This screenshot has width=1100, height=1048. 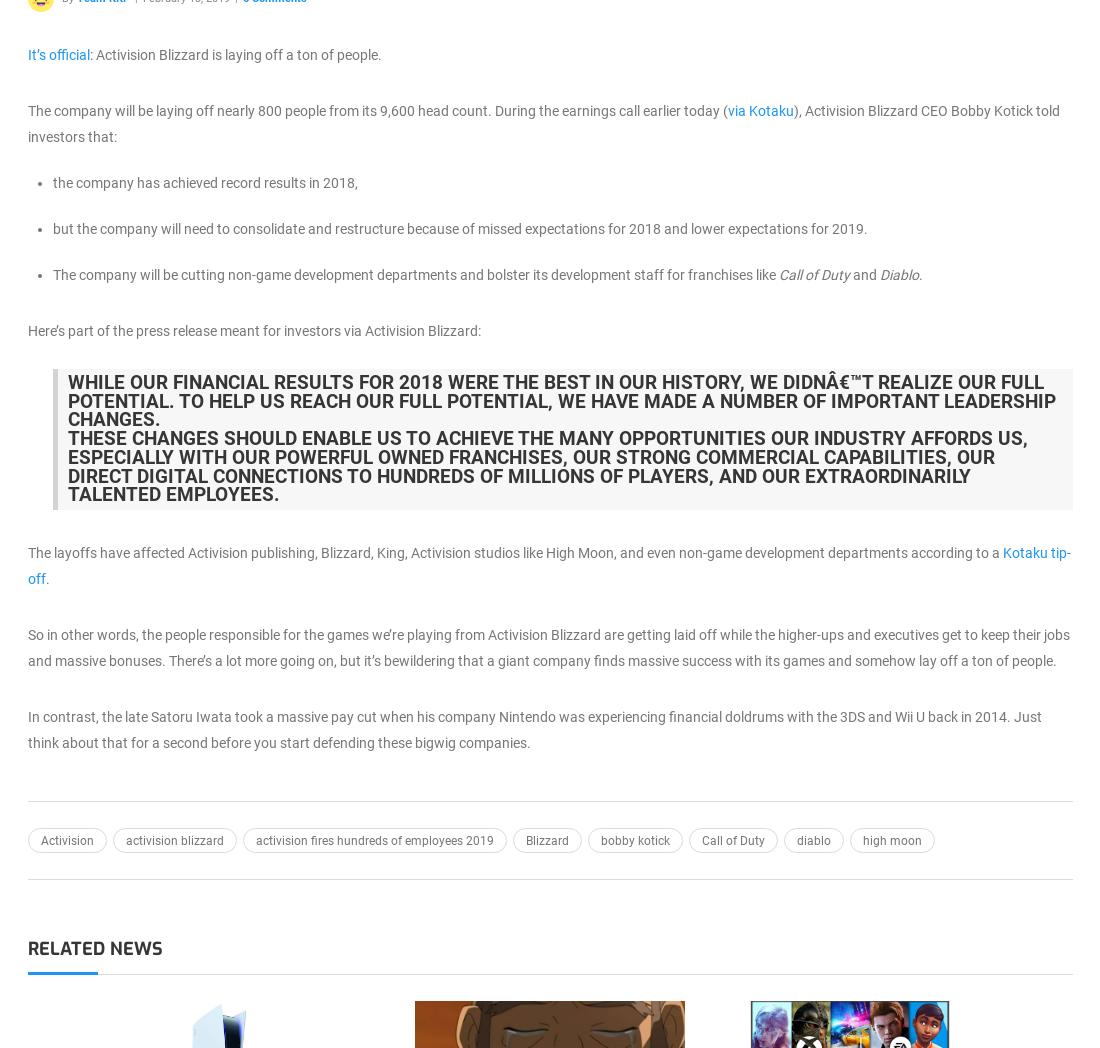 What do you see at coordinates (65, 841) in the screenshot?
I see `'Activision'` at bounding box center [65, 841].